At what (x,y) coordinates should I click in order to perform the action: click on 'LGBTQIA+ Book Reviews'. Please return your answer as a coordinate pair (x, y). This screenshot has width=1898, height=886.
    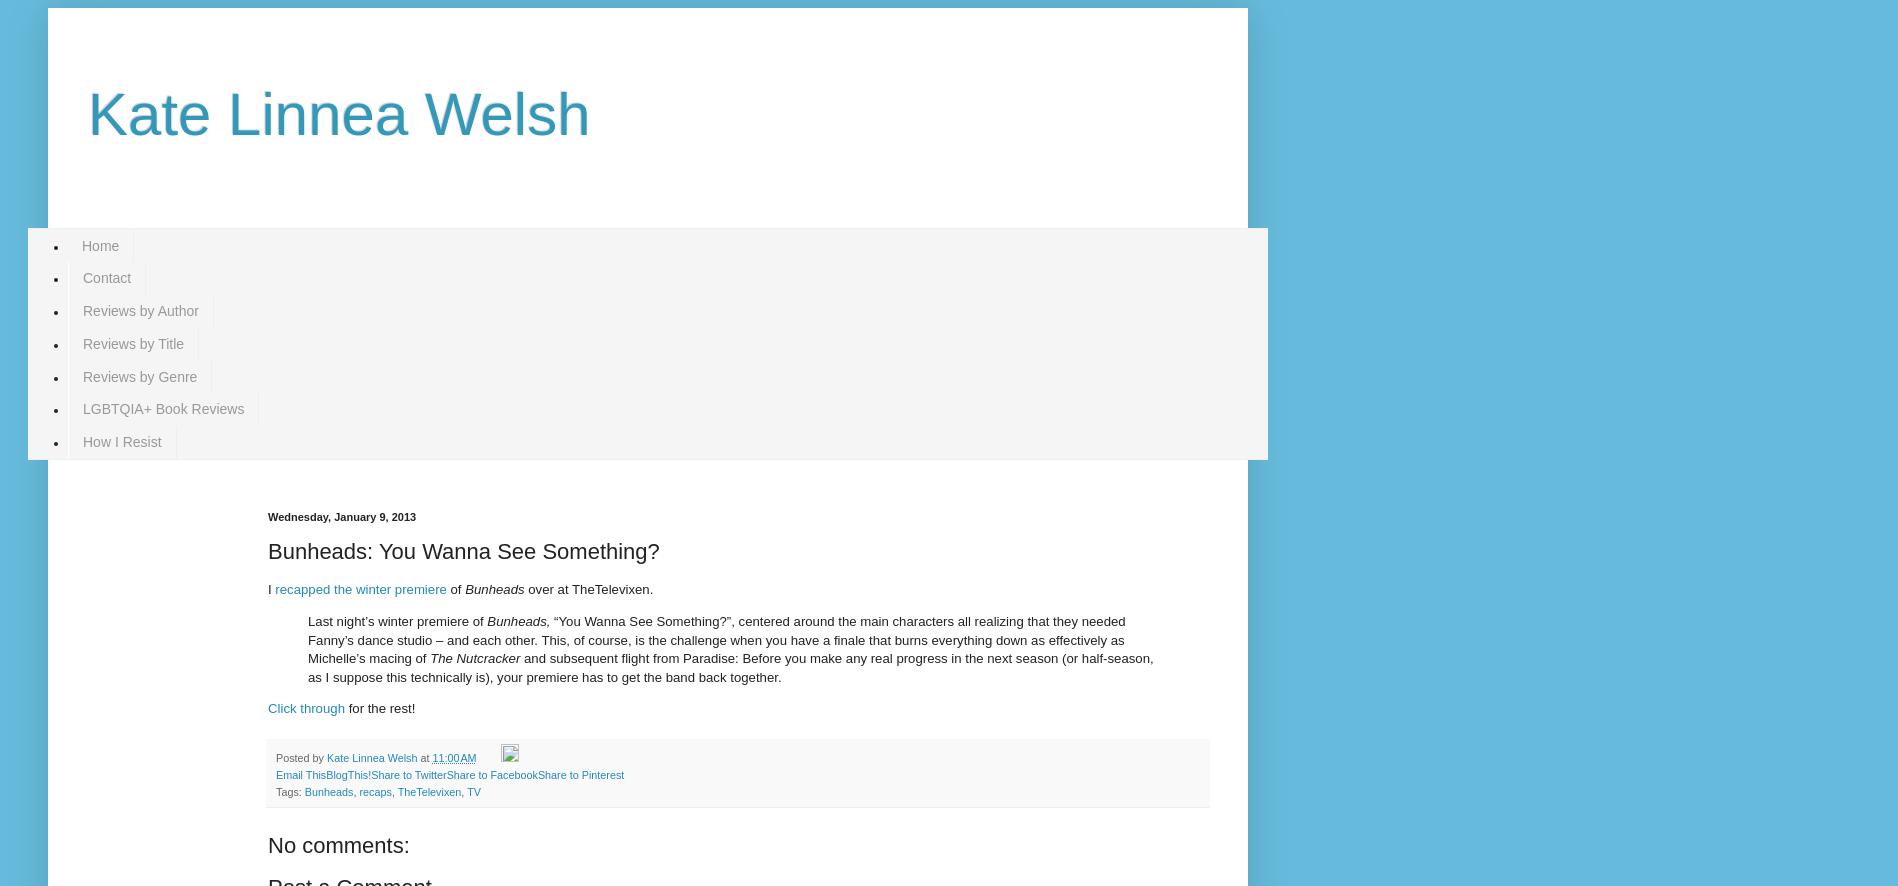
    Looking at the image, I should click on (162, 407).